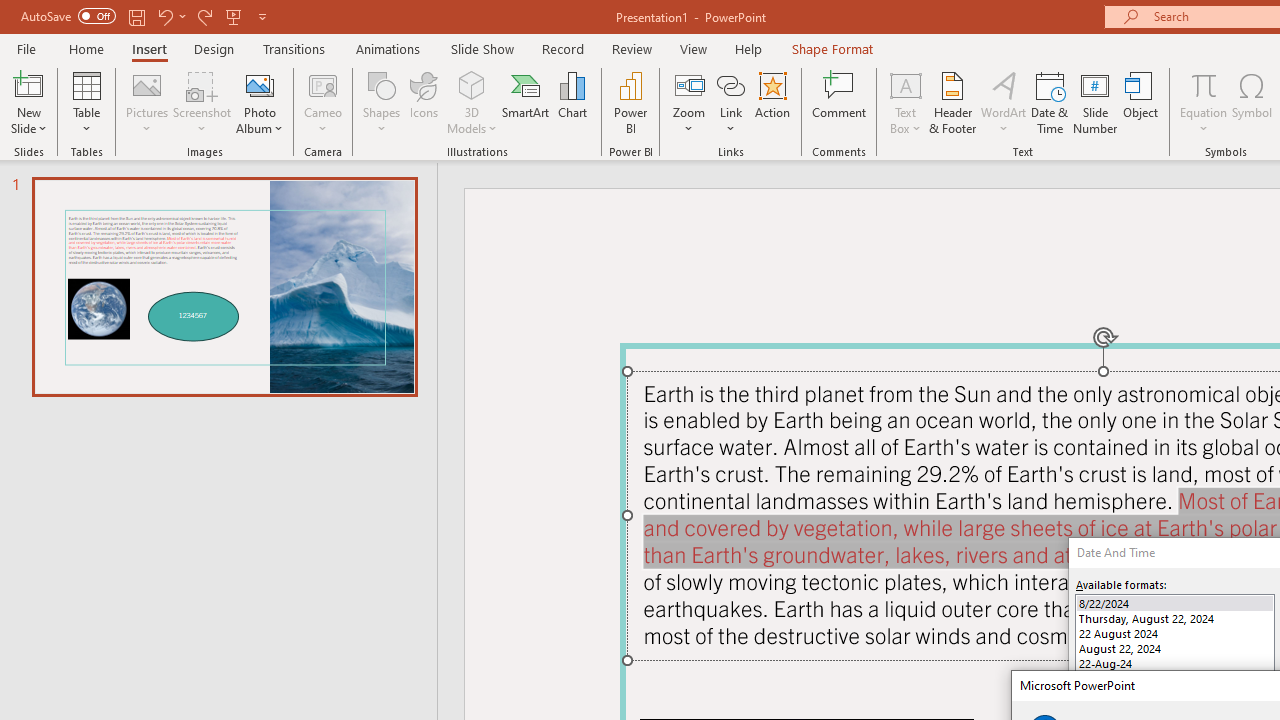 This screenshot has width=1280, height=720. I want to click on 'Insert', so click(148, 48).